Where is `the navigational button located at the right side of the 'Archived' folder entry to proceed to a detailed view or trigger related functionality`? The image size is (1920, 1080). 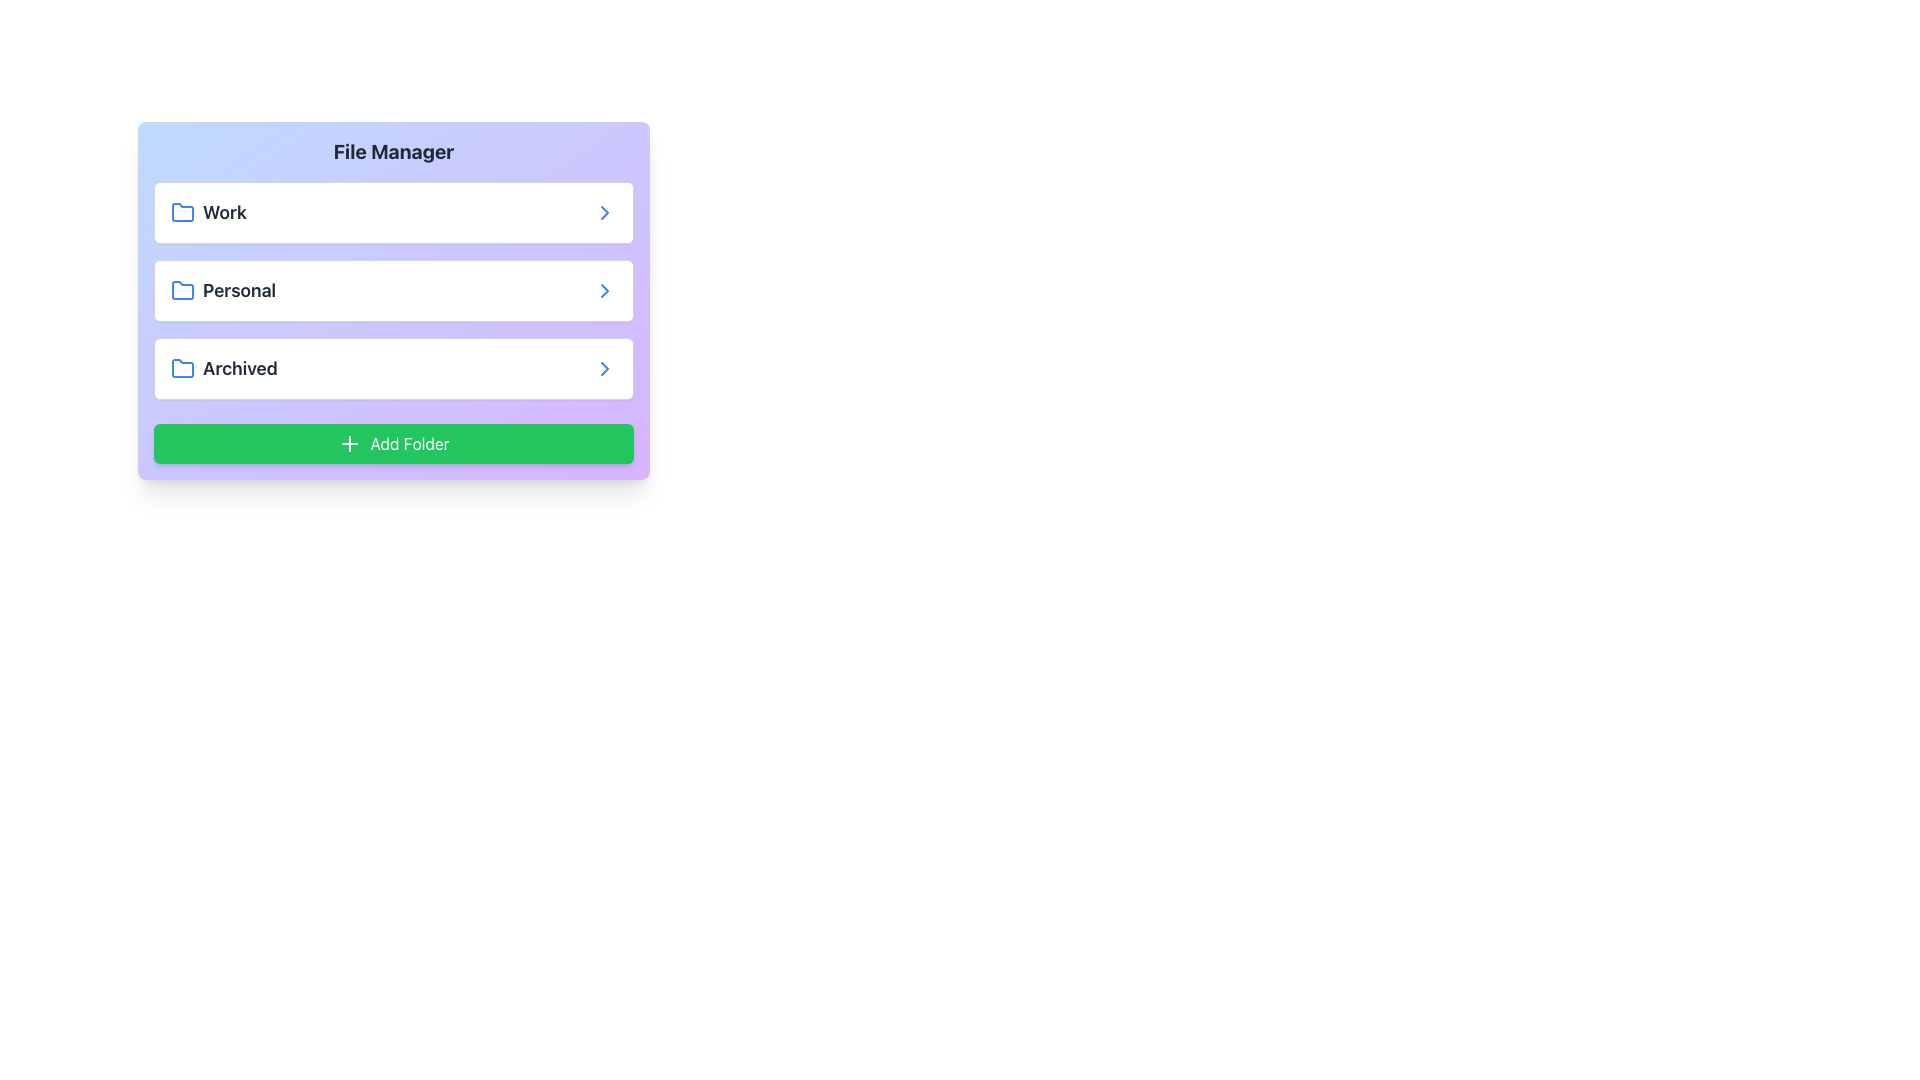
the navigational button located at the right side of the 'Archived' folder entry to proceed to a detailed view or trigger related functionality is located at coordinates (603, 369).